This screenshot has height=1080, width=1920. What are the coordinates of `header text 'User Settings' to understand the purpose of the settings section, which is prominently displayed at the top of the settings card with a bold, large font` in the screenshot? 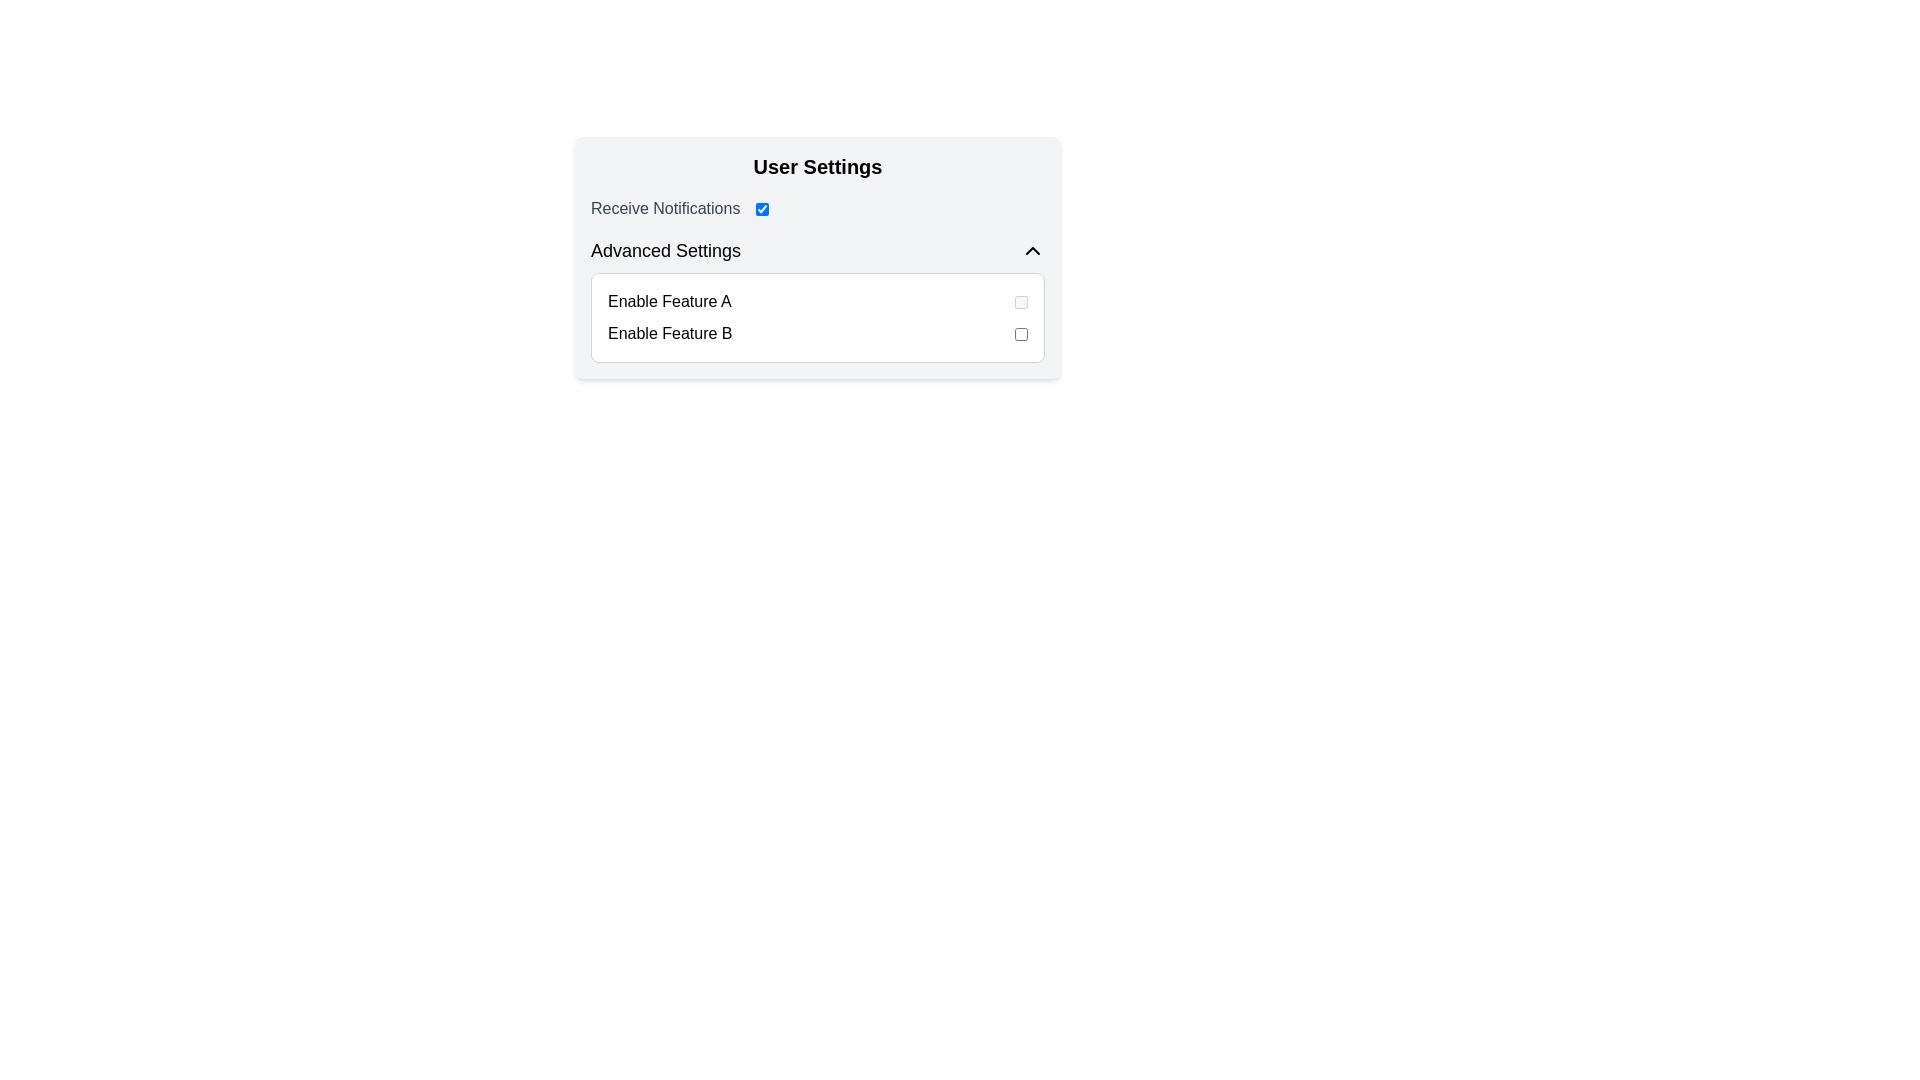 It's located at (817, 165).